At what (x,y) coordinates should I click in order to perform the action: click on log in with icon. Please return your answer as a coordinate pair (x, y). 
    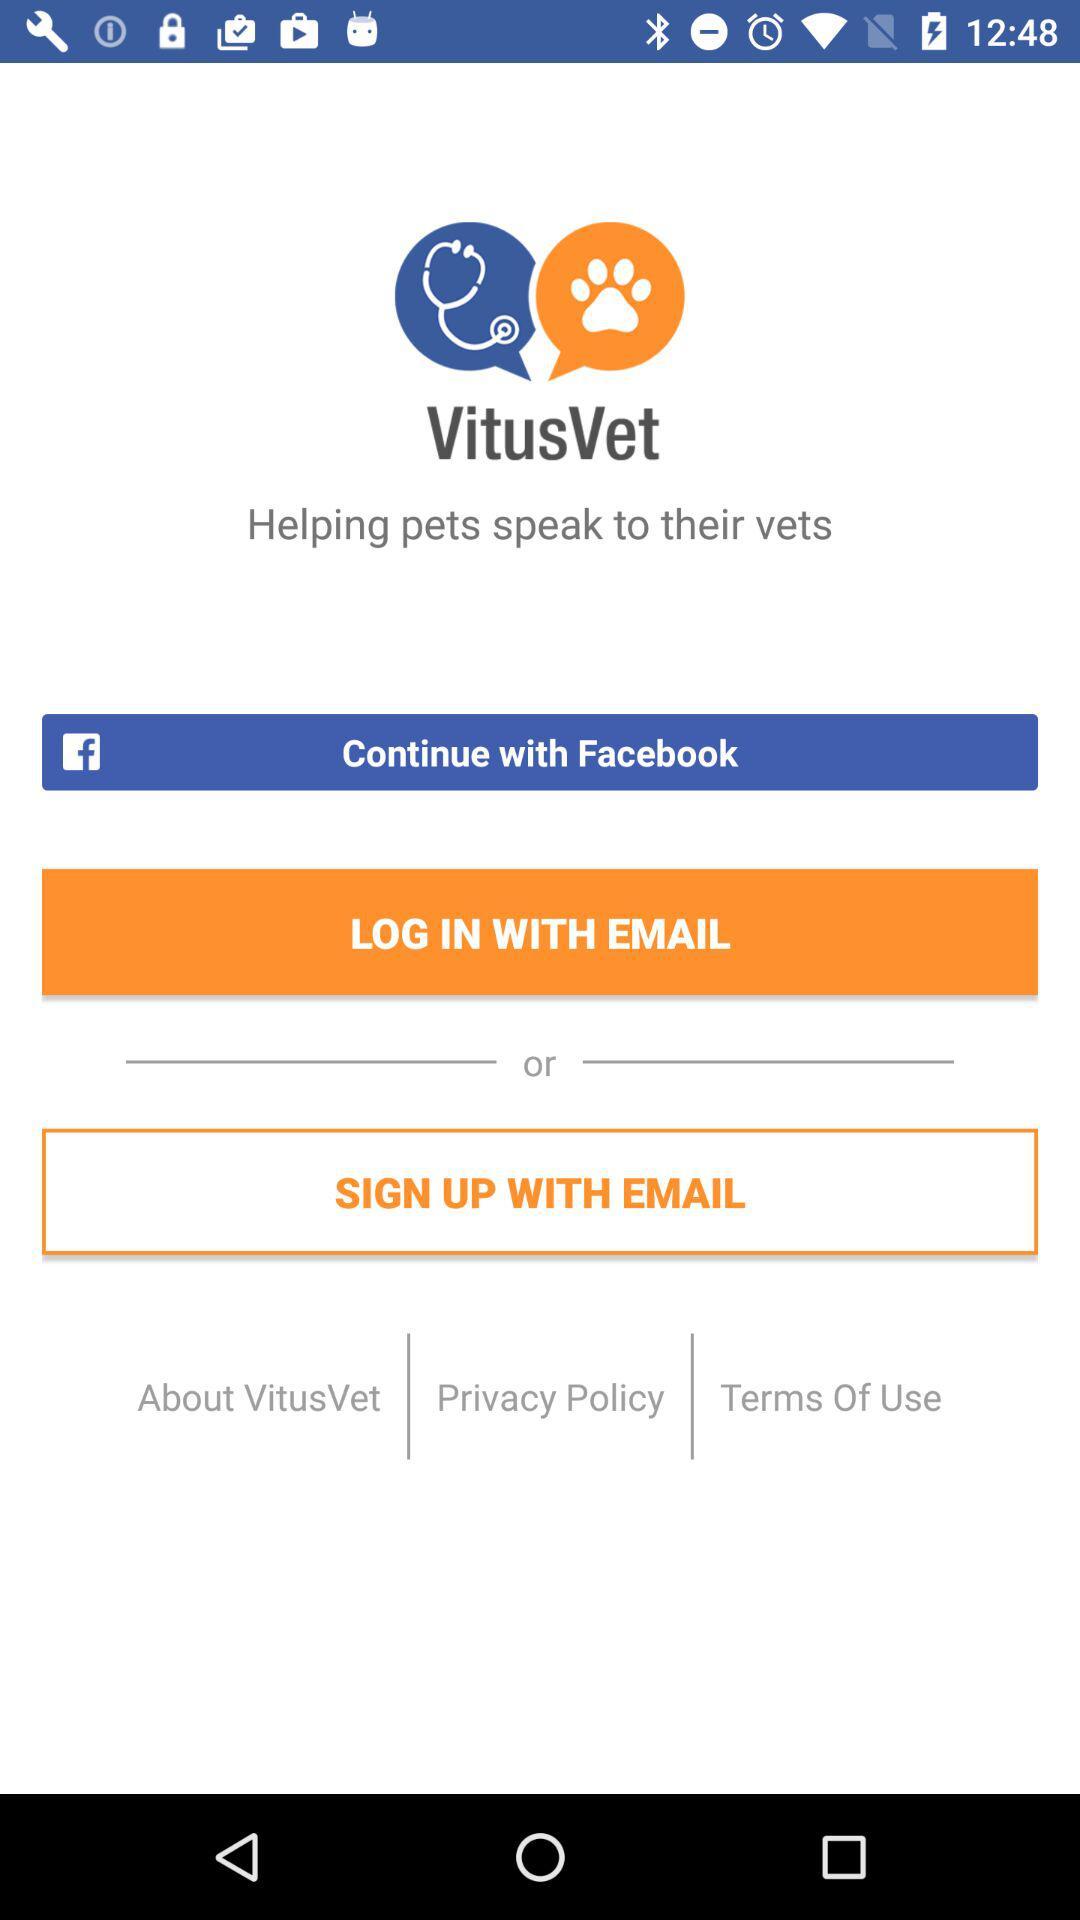
    Looking at the image, I should click on (540, 931).